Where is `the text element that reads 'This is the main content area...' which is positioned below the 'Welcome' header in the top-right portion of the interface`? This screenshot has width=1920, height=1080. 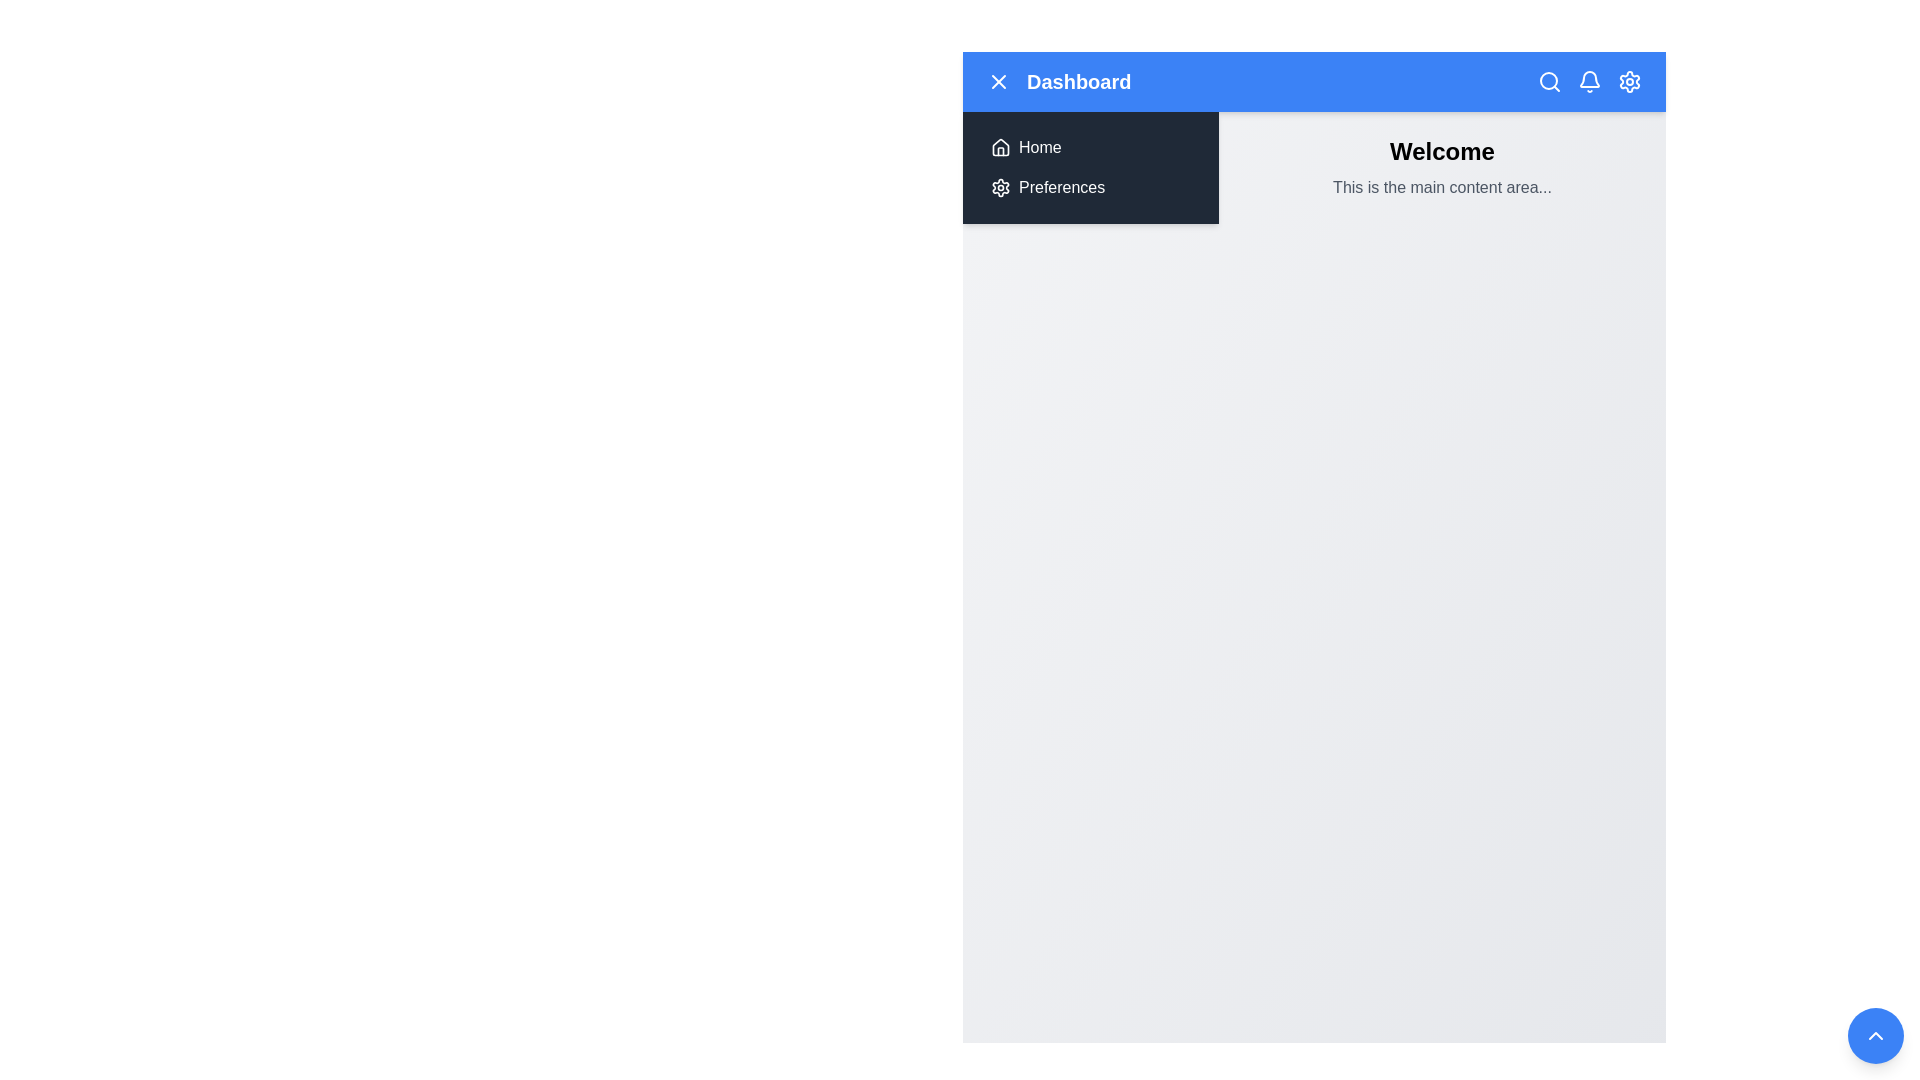 the text element that reads 'This is the main content area...' which is positioned below the 'Welcome' header in the top-right portion of the interface is located at coordinates (1442, 188).